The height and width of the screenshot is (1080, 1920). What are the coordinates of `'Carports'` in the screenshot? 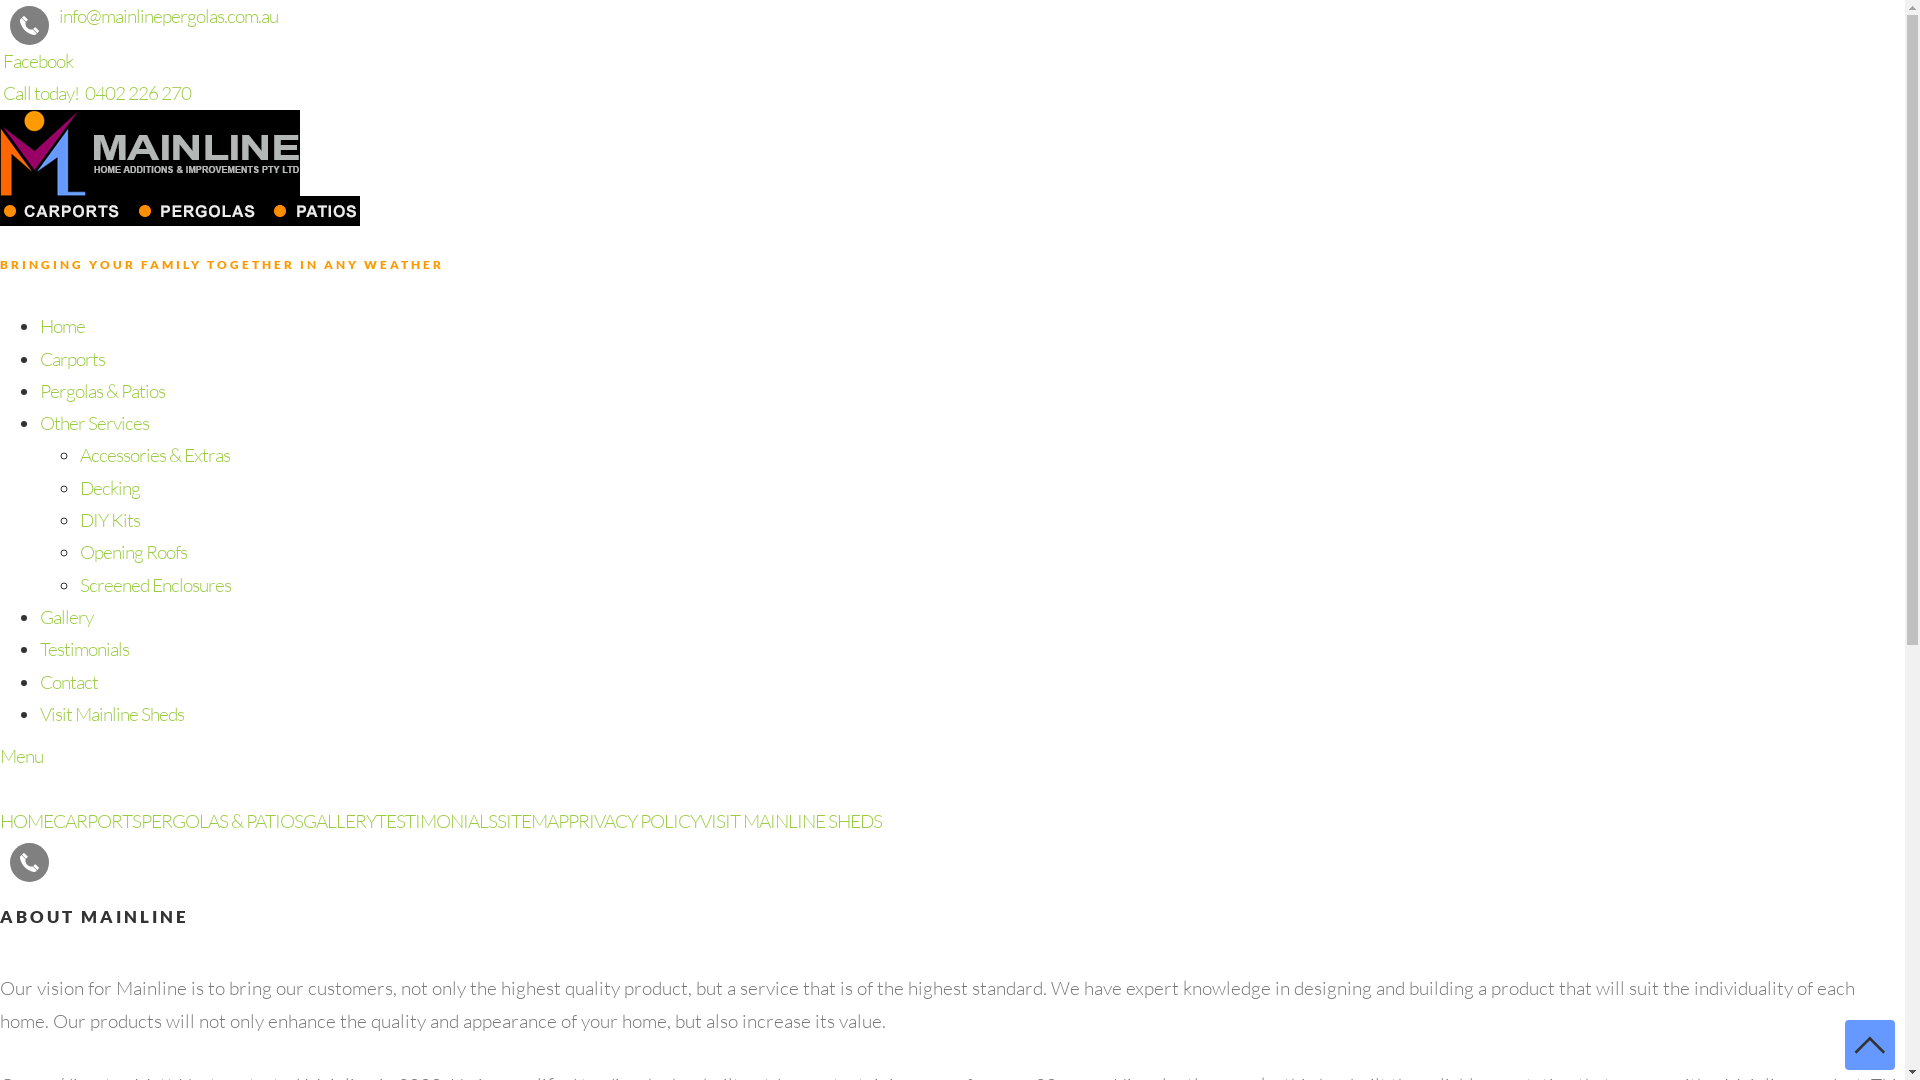 It's located at (39, 357).